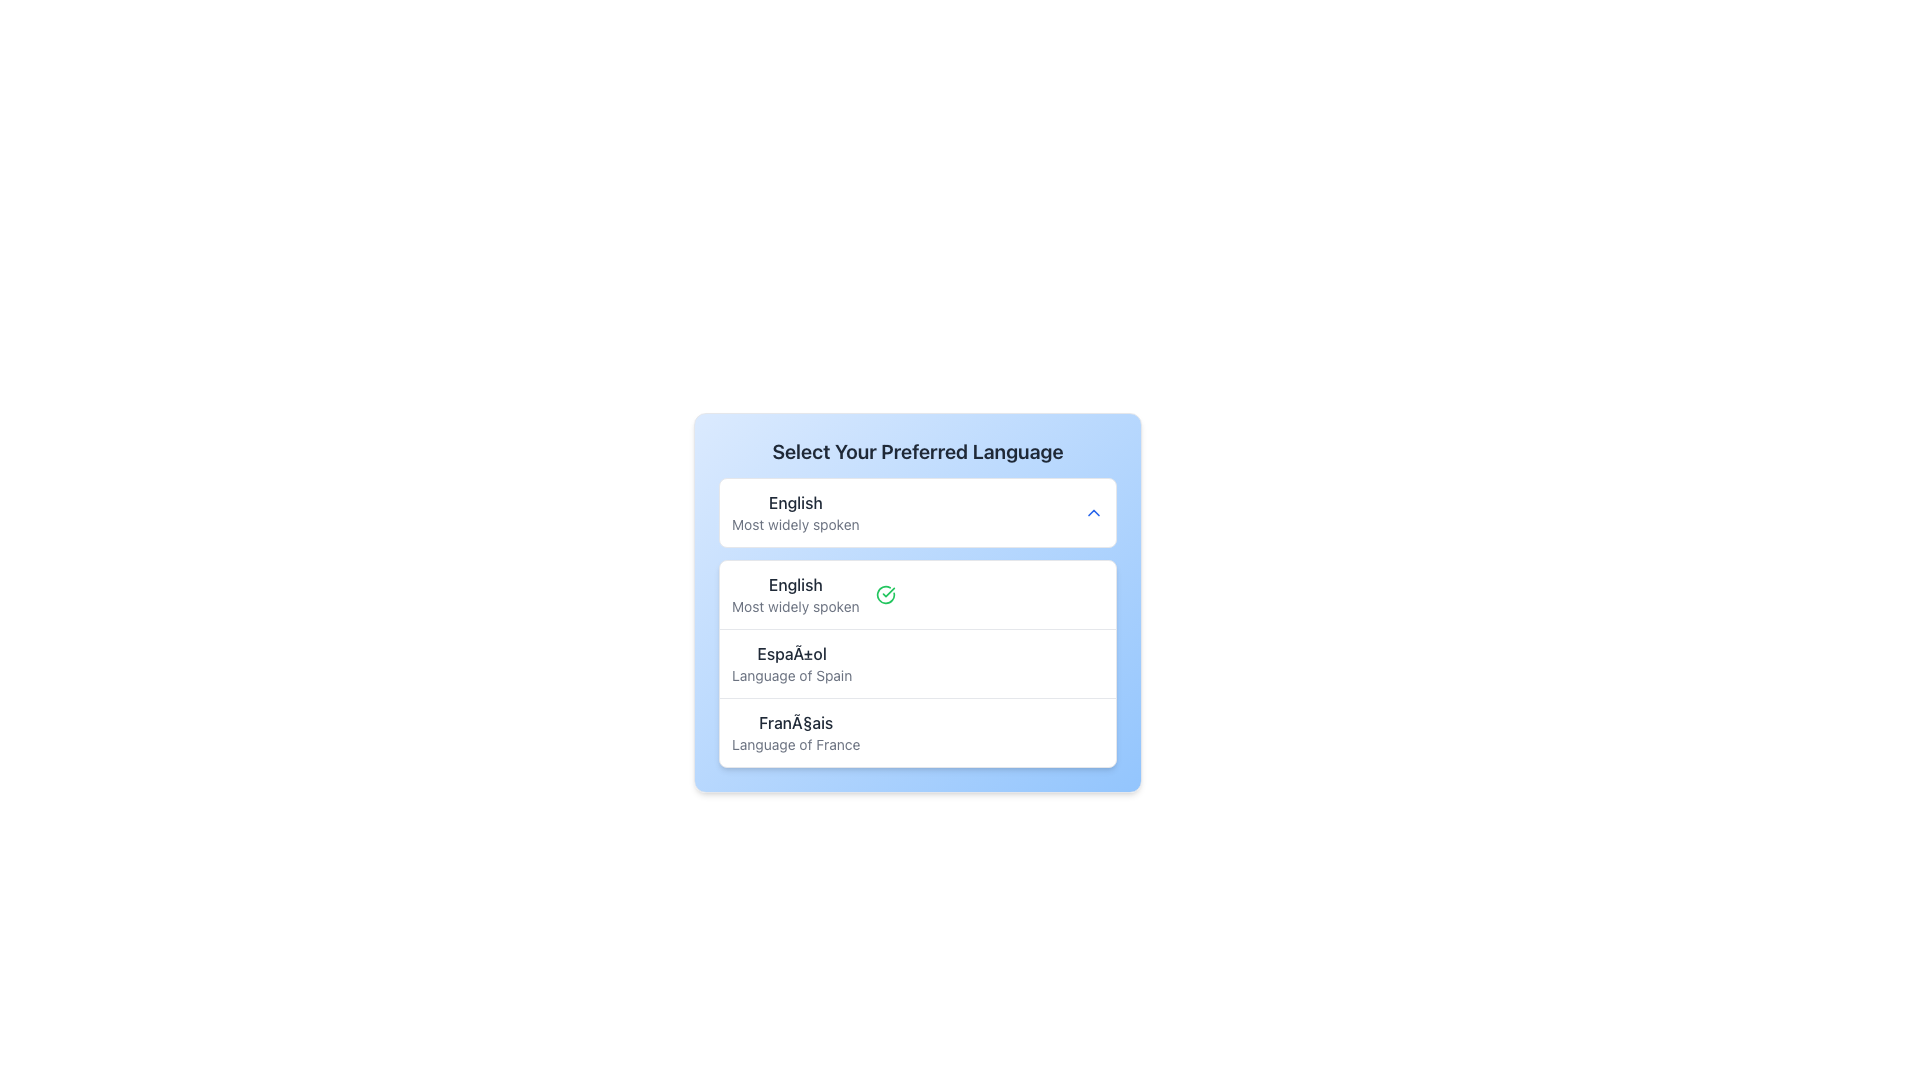 The height and width of the screenshot is (1080, 1920). What do you see at coordinates (794, 593) in the screenshot?
I see `the first selectable language option labeled 'English' in the language selection dropdown menu` at bounding box center [794, 593].